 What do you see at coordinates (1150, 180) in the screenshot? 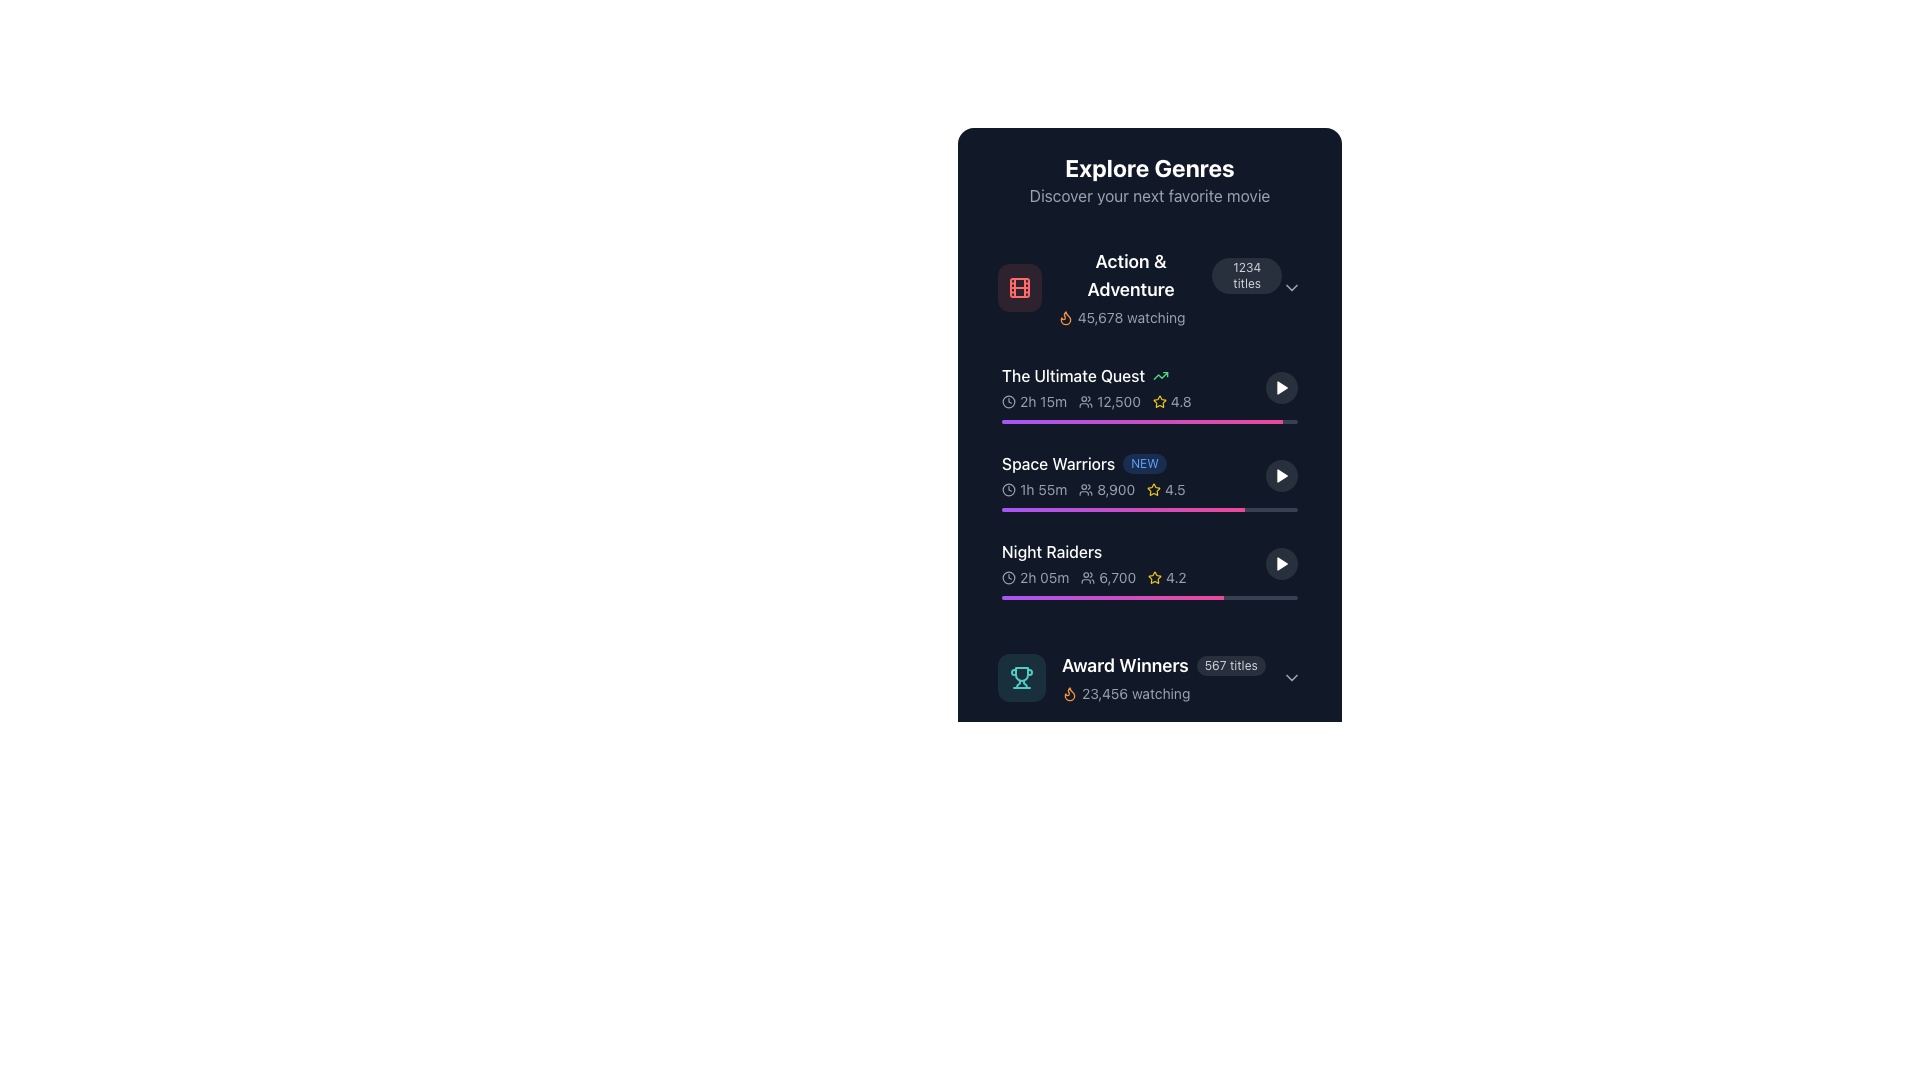
I see `the header element displaying 'Explore Genres' and the subheader 'Discover your next favorite movie', which is styled with bold white text on a dark background` at bounding box center [1150, 180].